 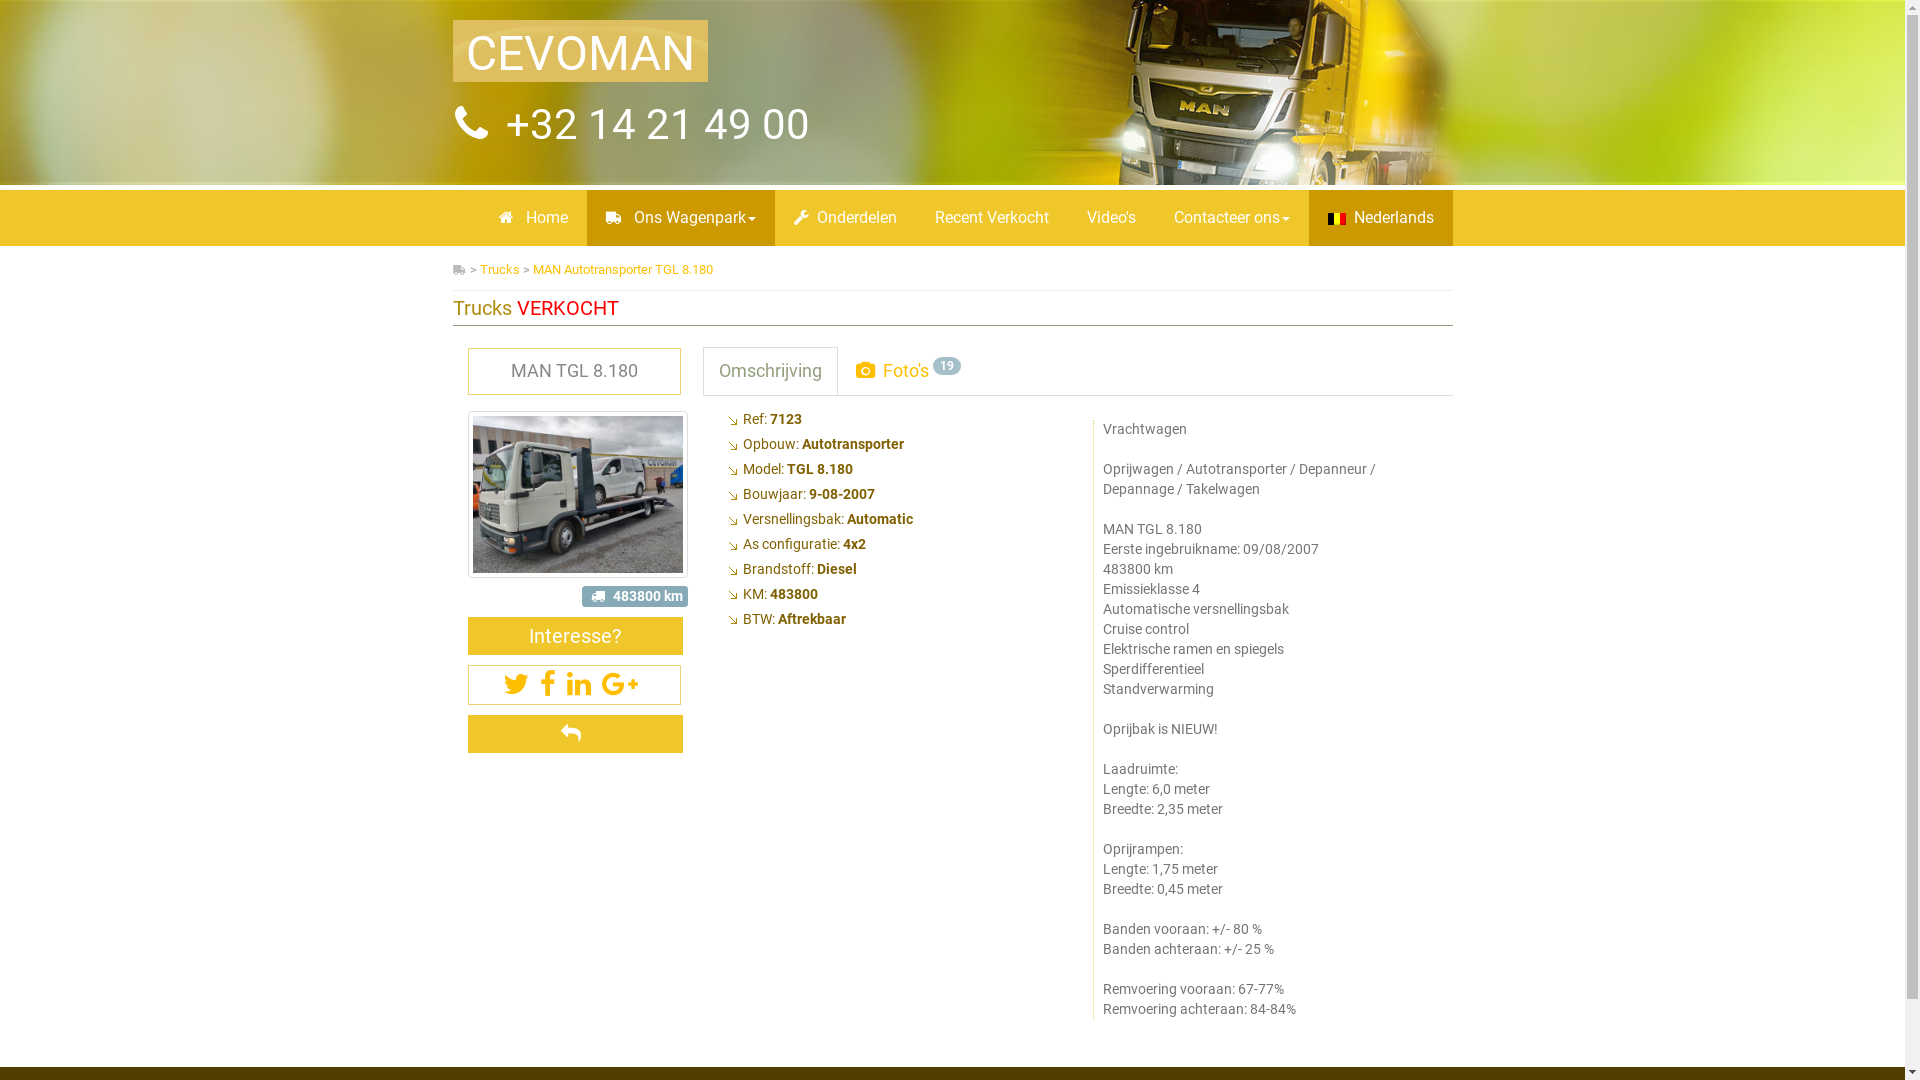 I want to click on 'Nederlands', so click(x=1379, y=218).